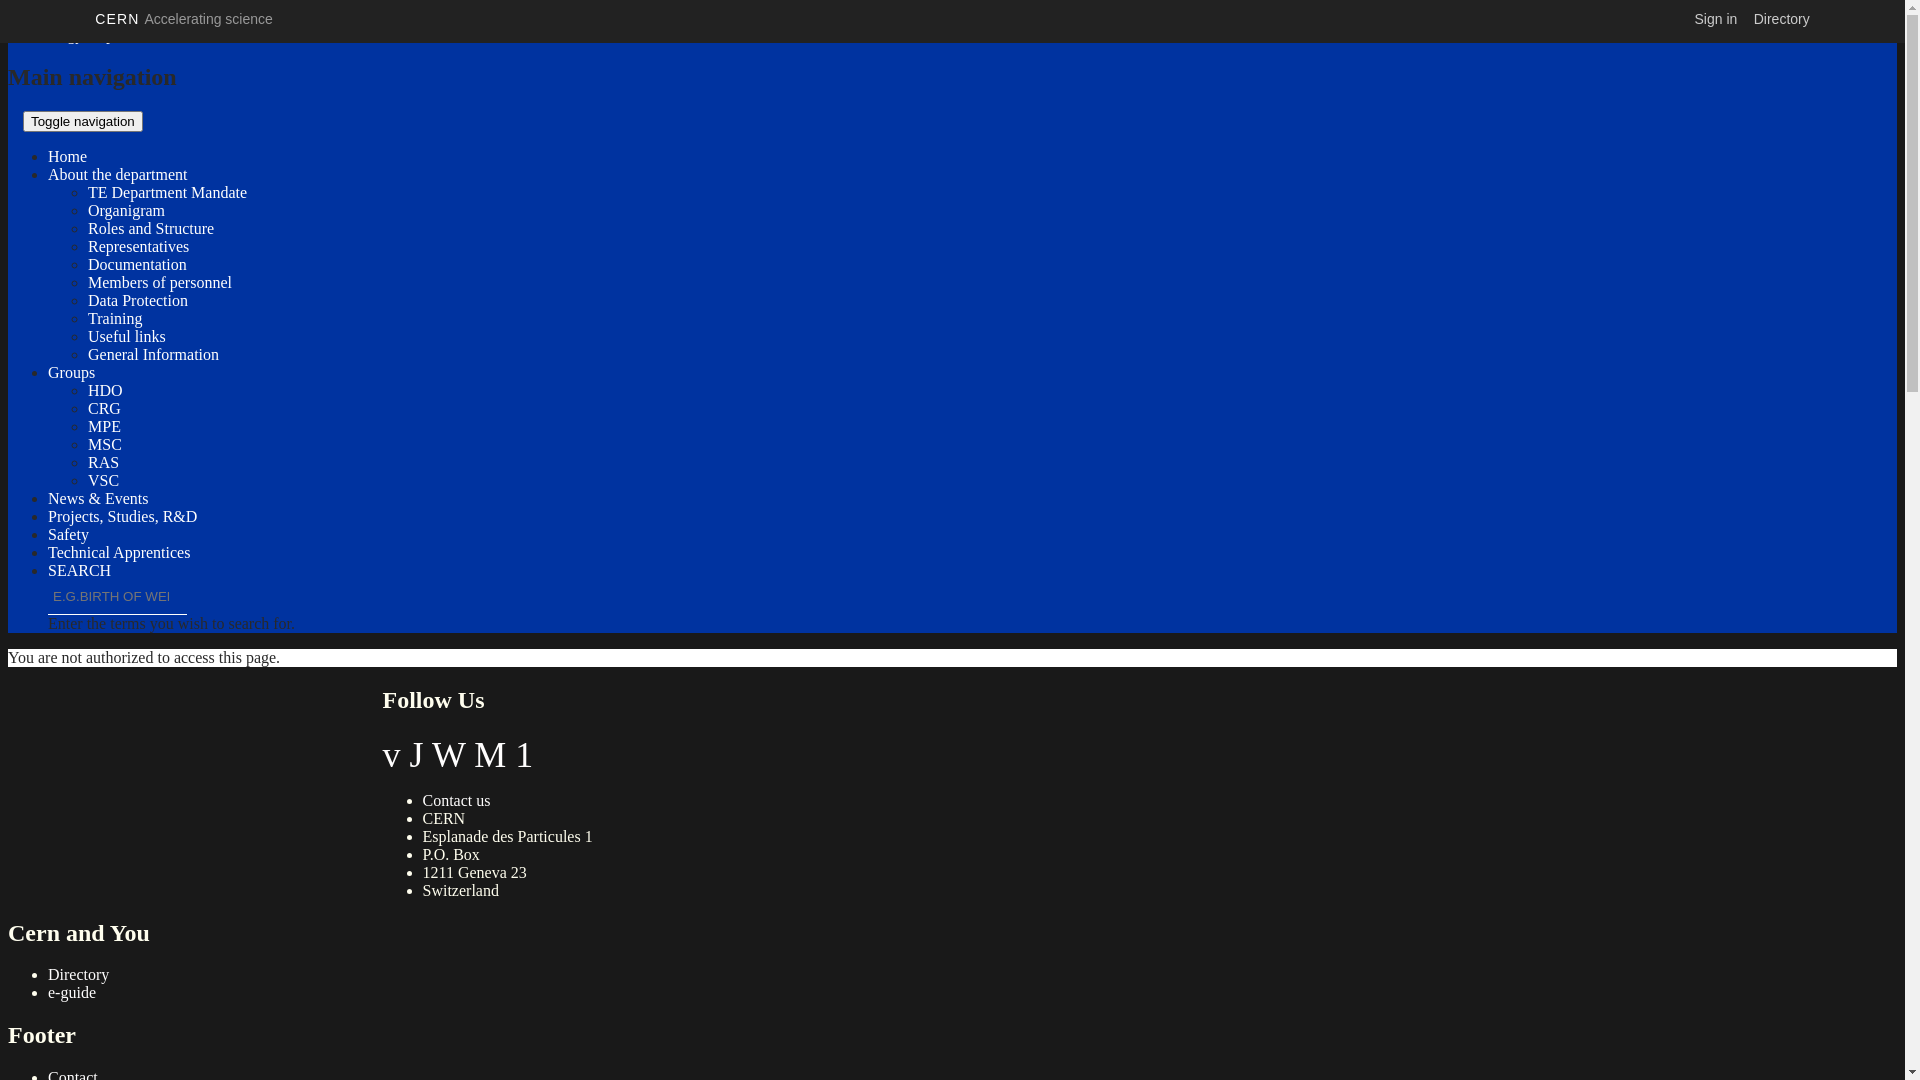  I want to click on 'RAS', so click(102, 462).